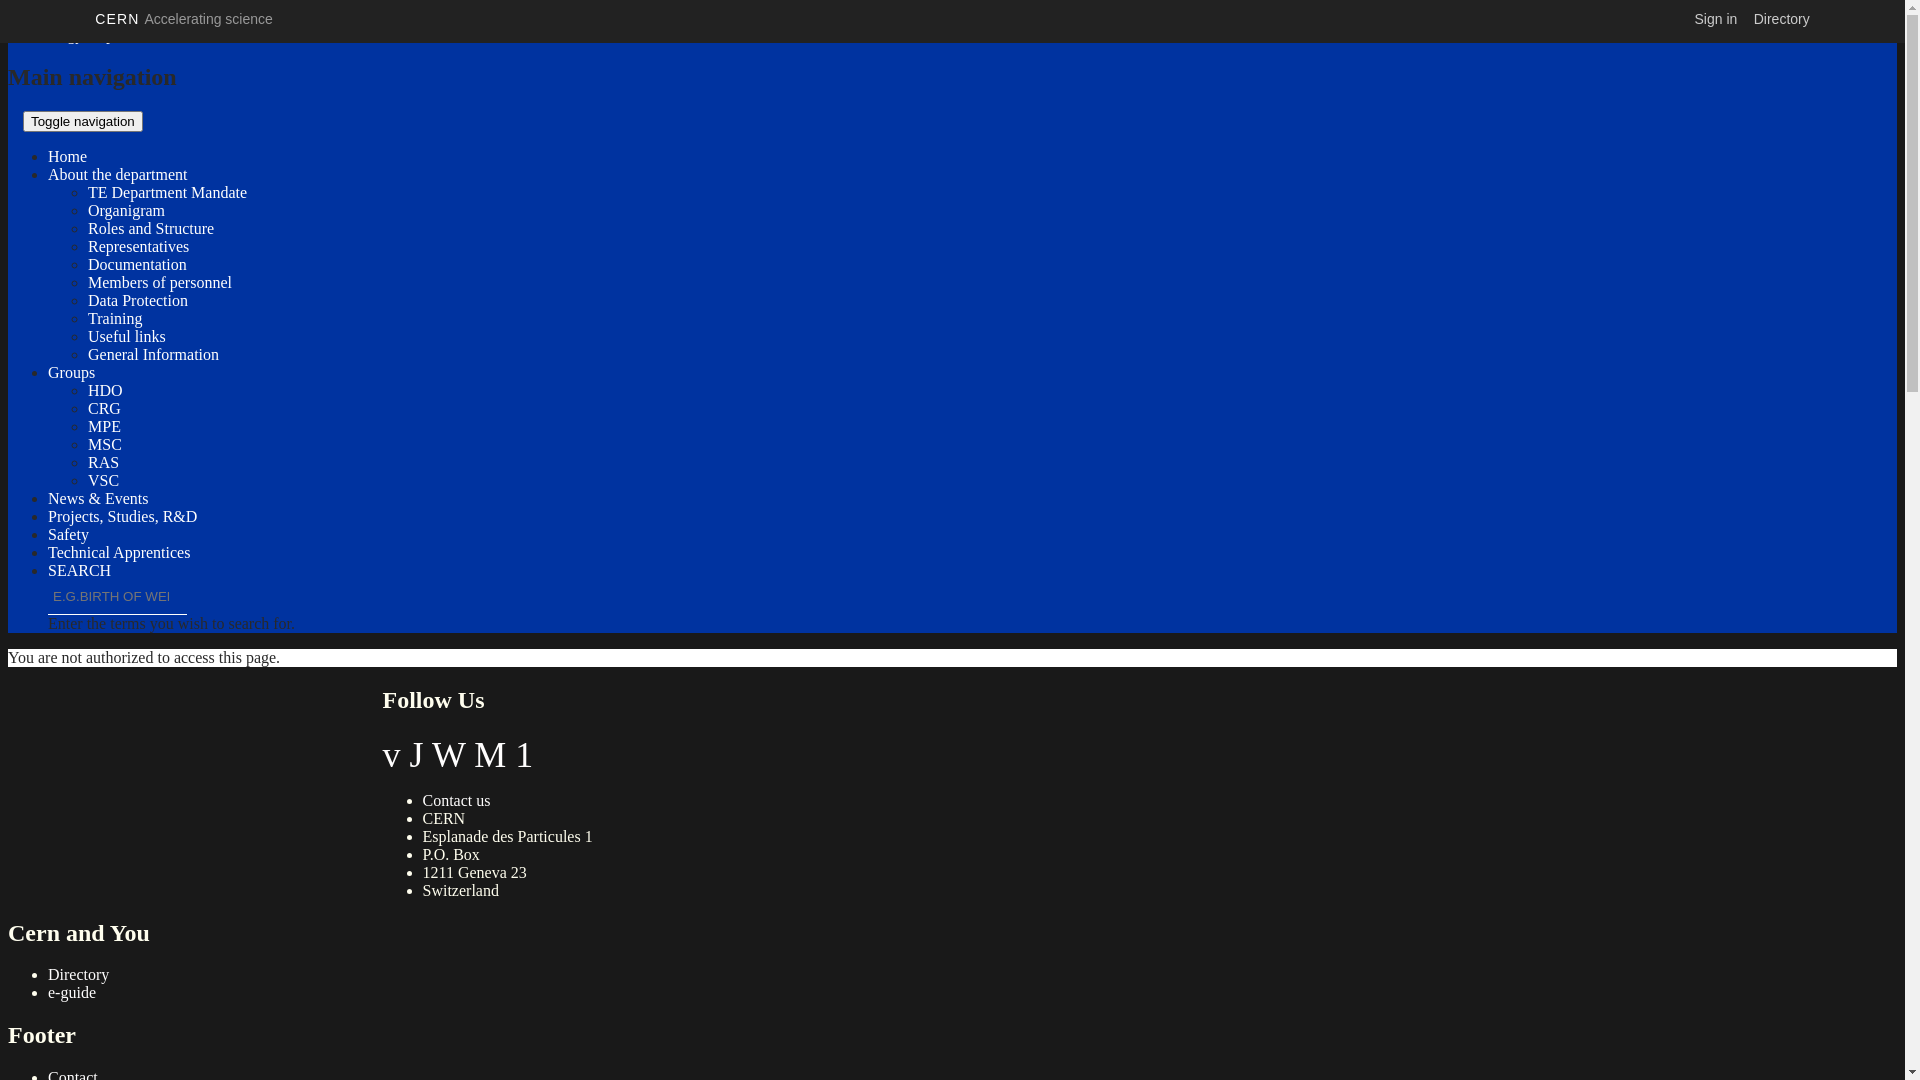  I want to click on 'RAS', so click(102, 462).